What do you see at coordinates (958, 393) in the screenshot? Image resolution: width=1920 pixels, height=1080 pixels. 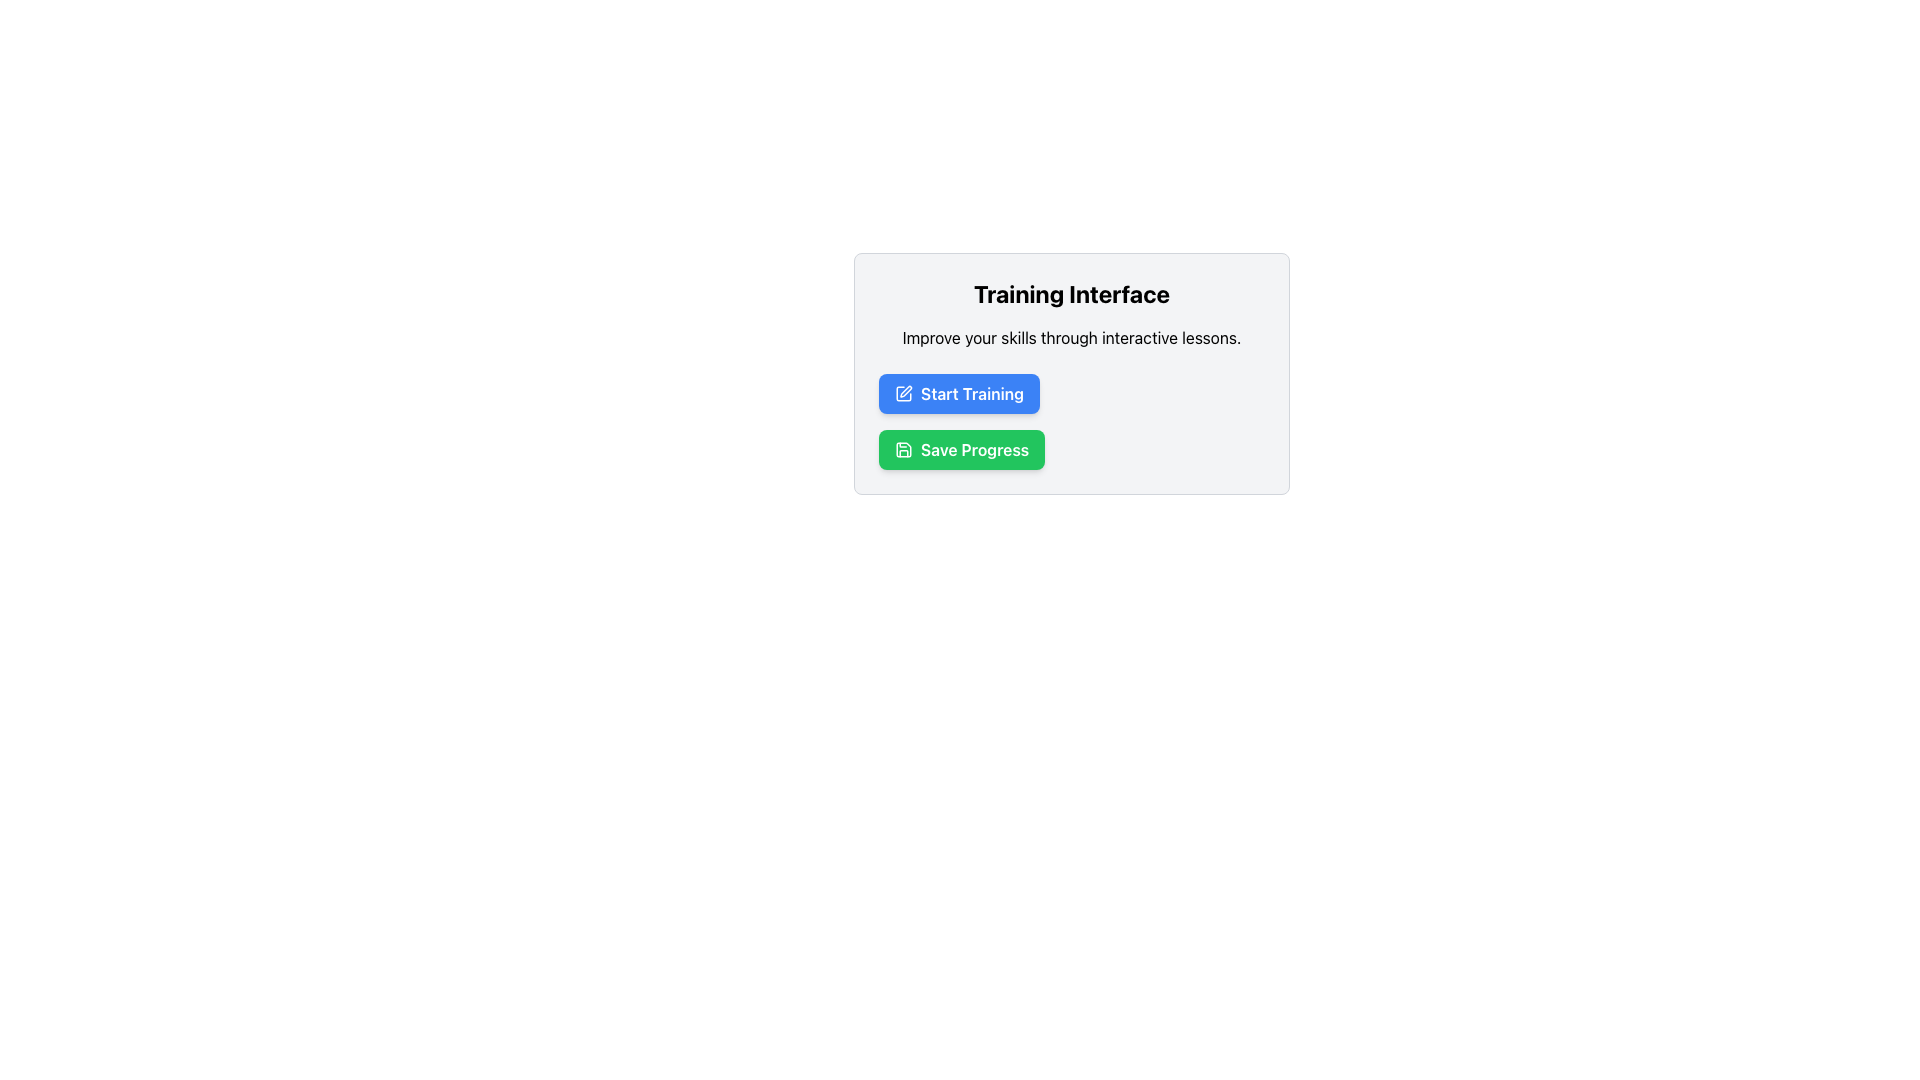 I see `the 'Start Training' button located in the 'Training Interface' section, positioned between the instructional text and the 'Save Progress' button` at bounding box center [958, 393].